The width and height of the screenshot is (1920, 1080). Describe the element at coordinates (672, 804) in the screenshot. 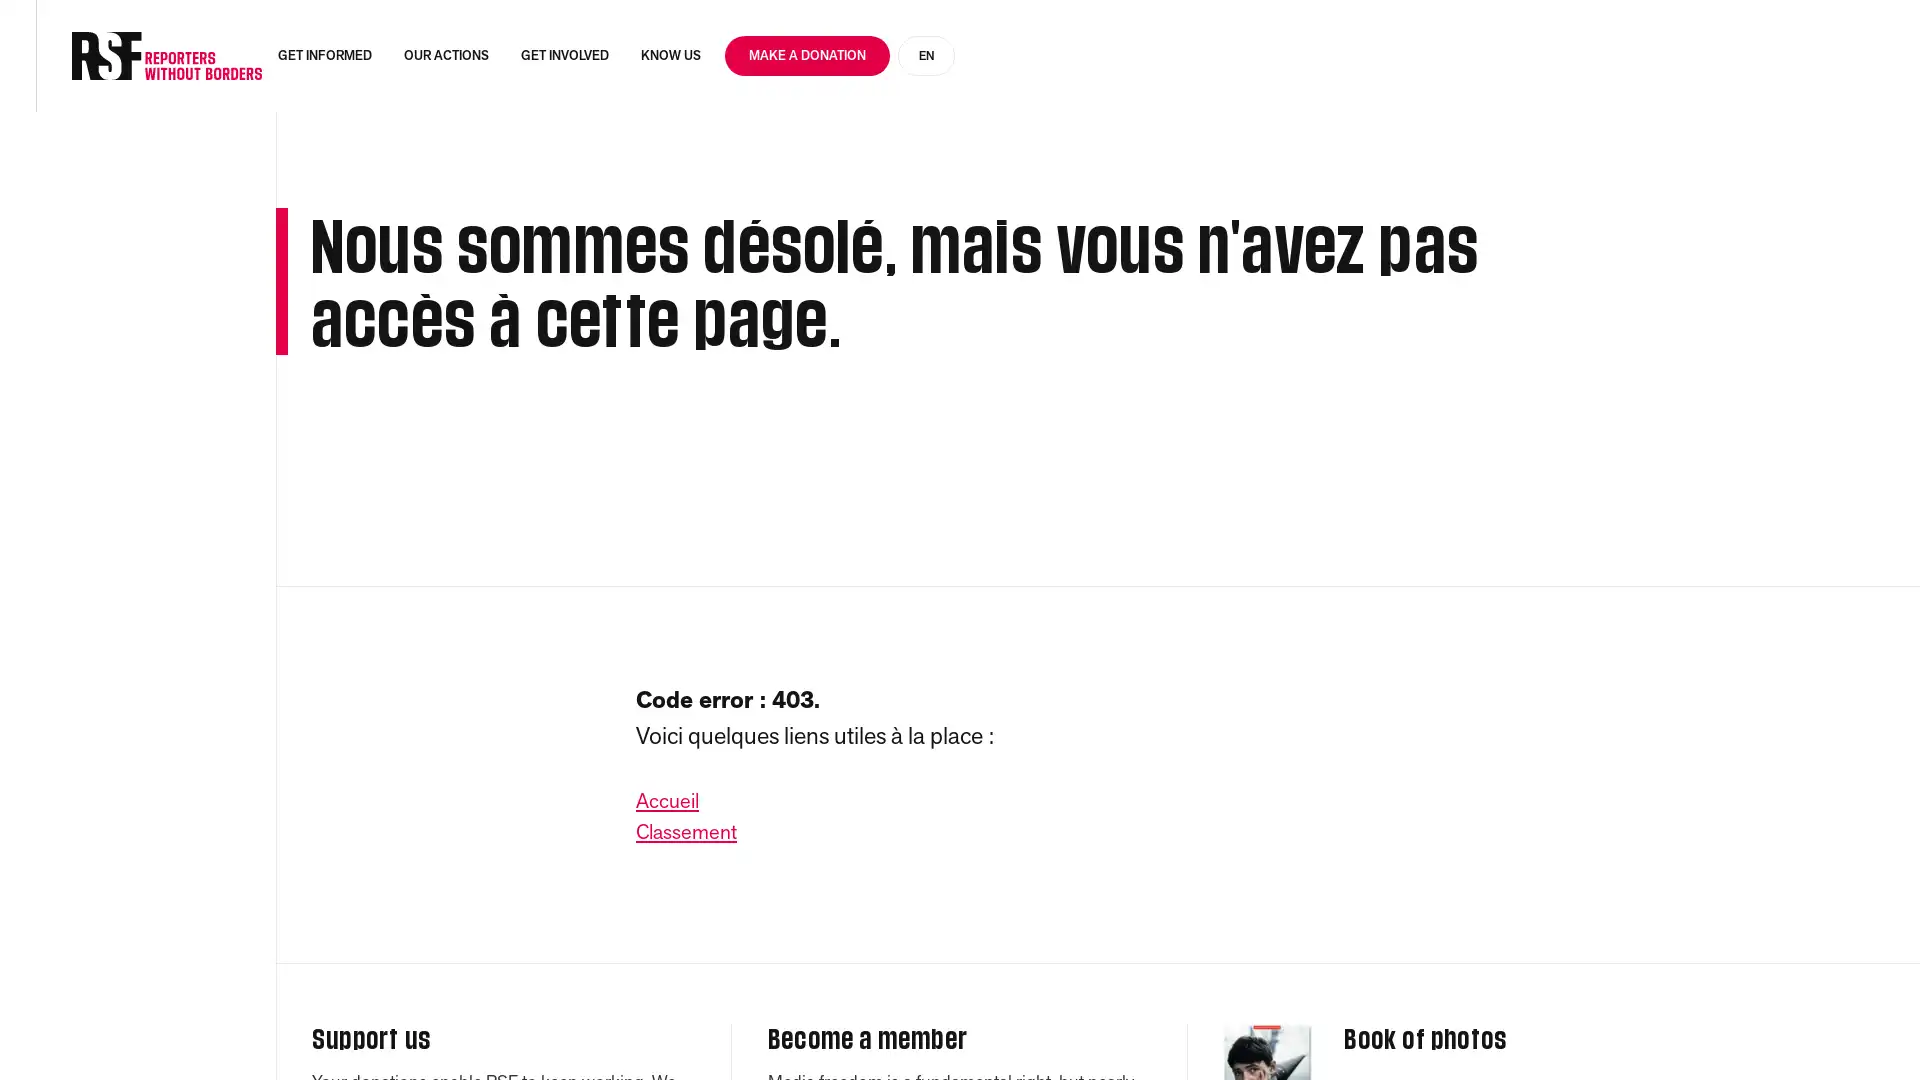

I see `Accueil` at that location.